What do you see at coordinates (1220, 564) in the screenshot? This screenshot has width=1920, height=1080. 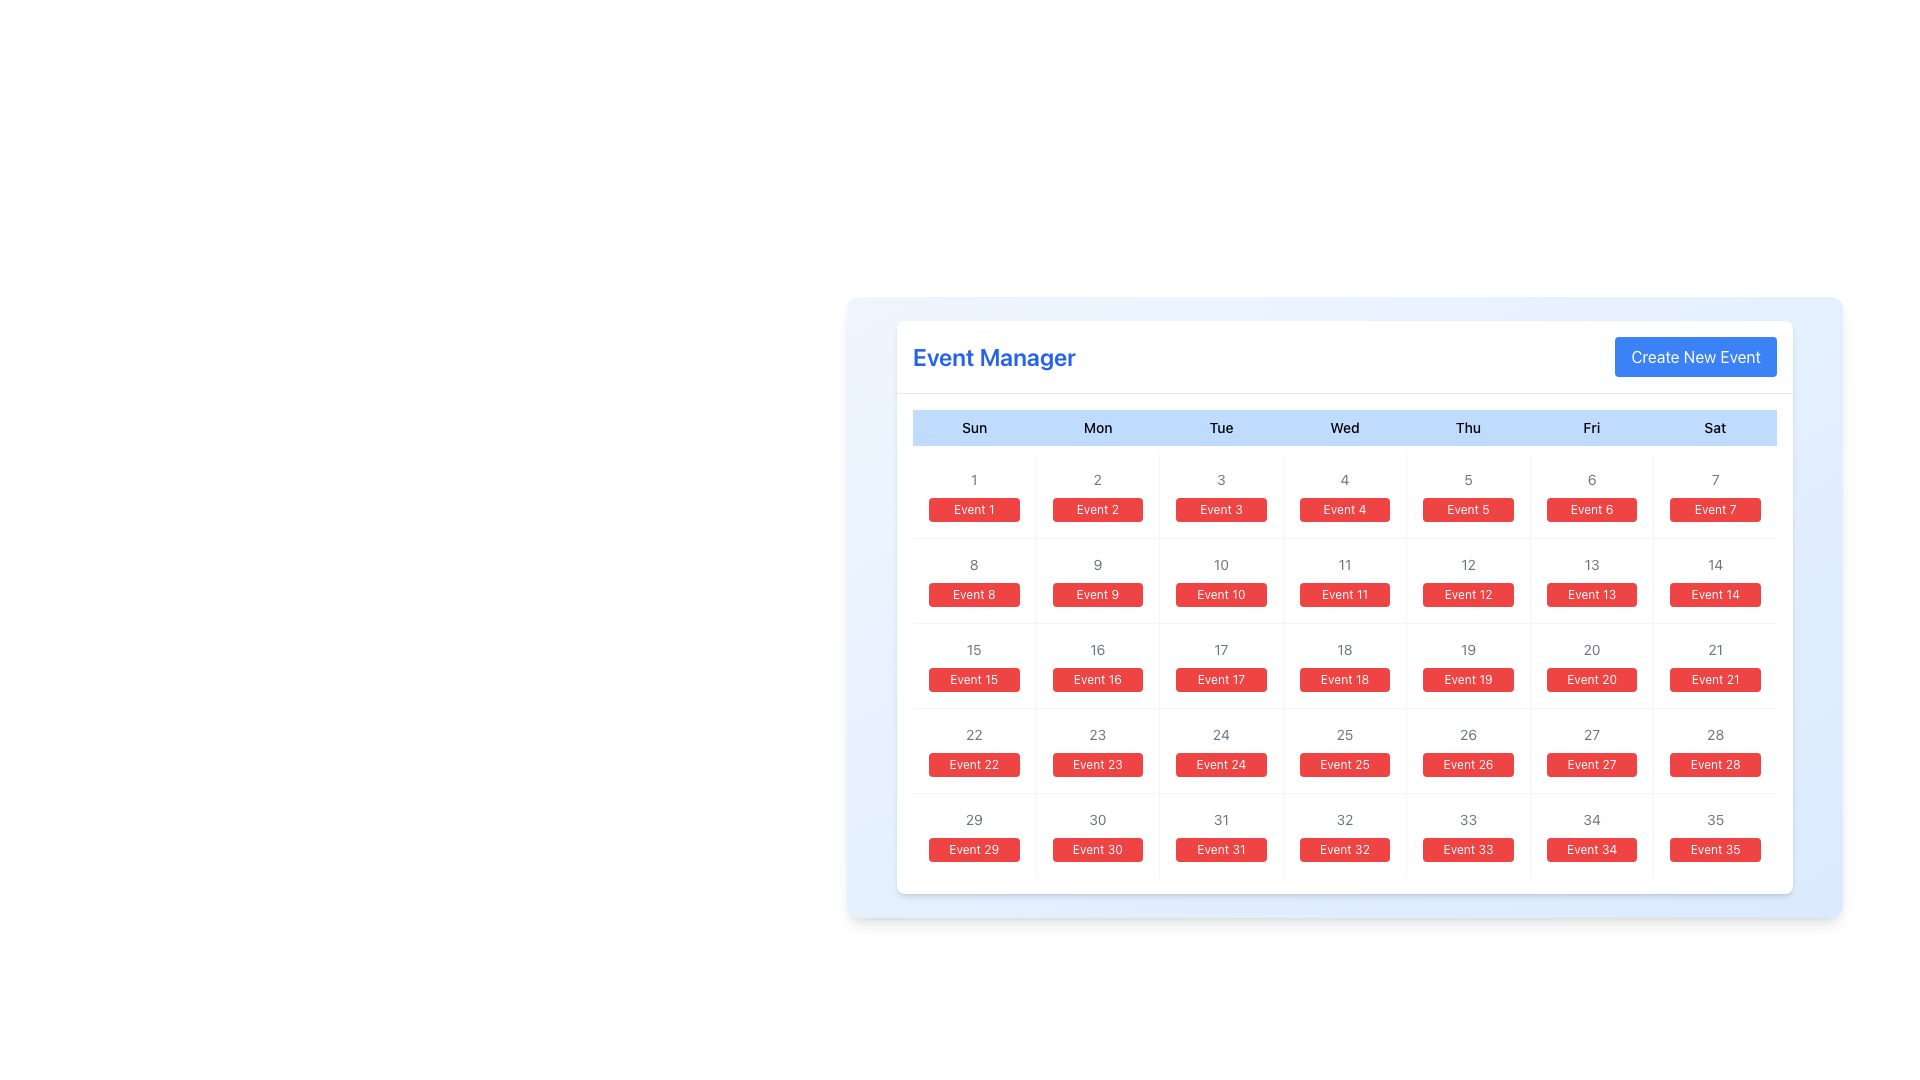 I see `the text label displaying the value '10' located in the grid cell for Tuesday, positioned in the second row and third column` at bounding box center [1220, 564].